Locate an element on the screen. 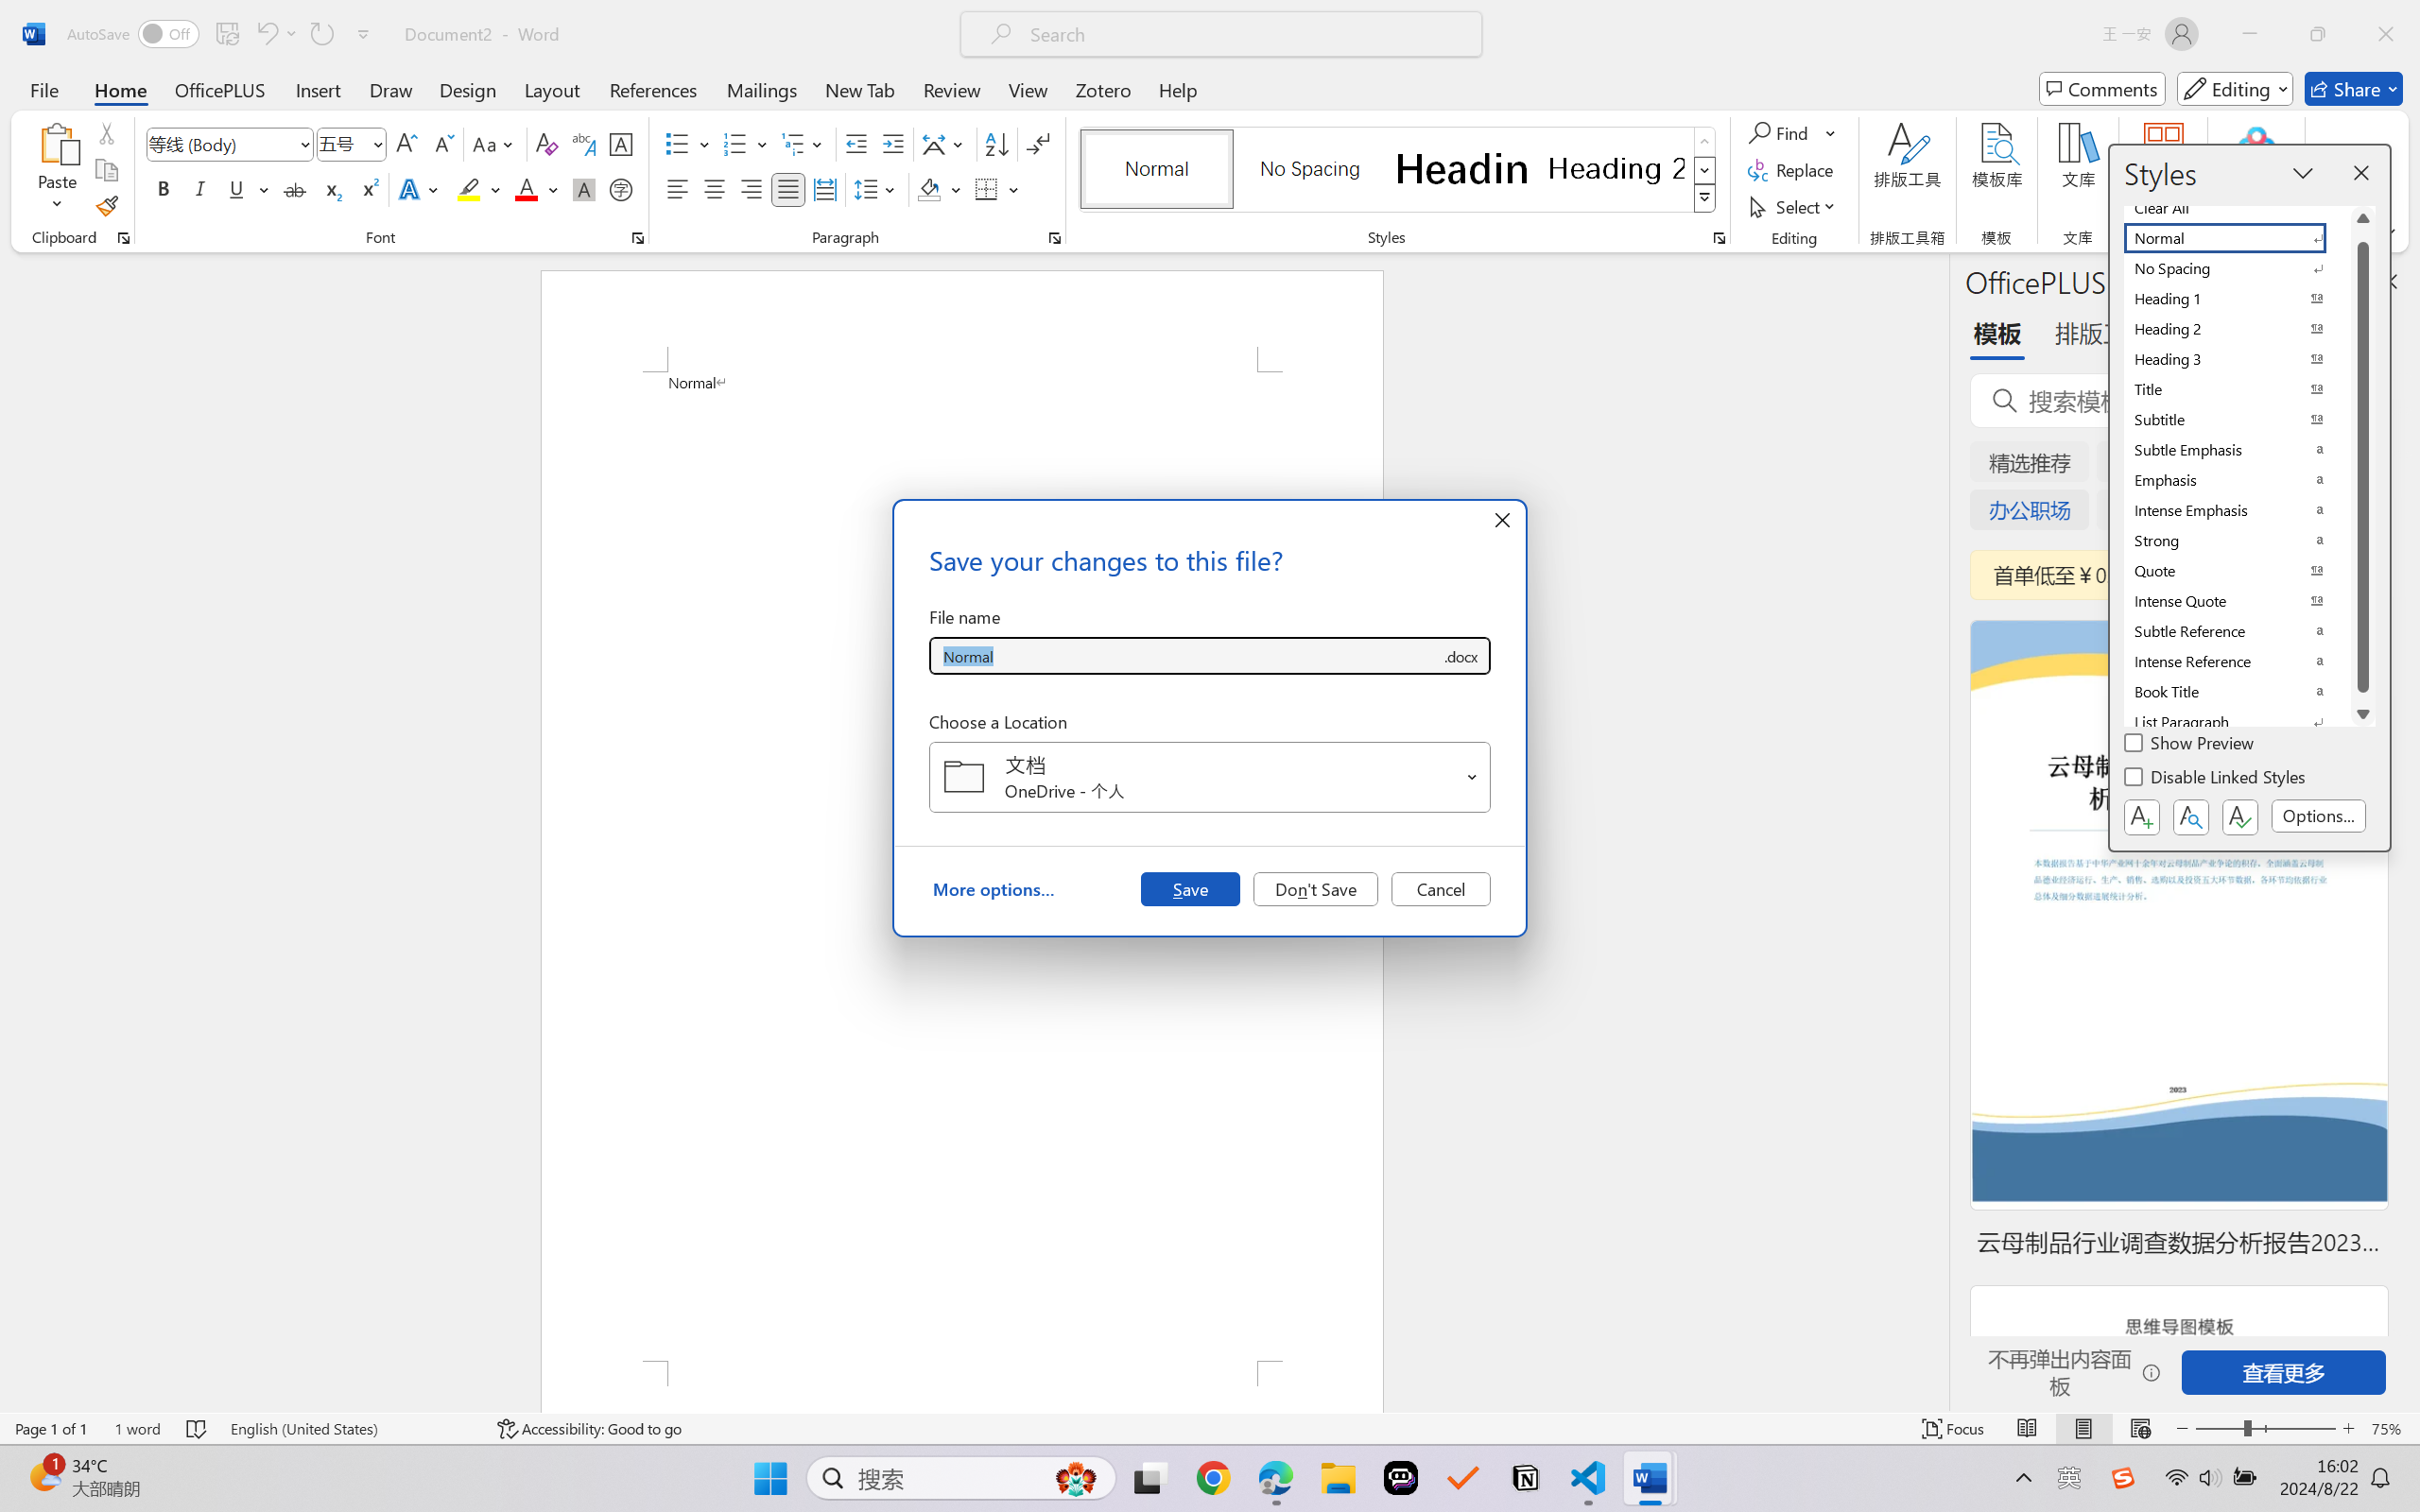  'Format Painter' is located at coordinates (105, 207).